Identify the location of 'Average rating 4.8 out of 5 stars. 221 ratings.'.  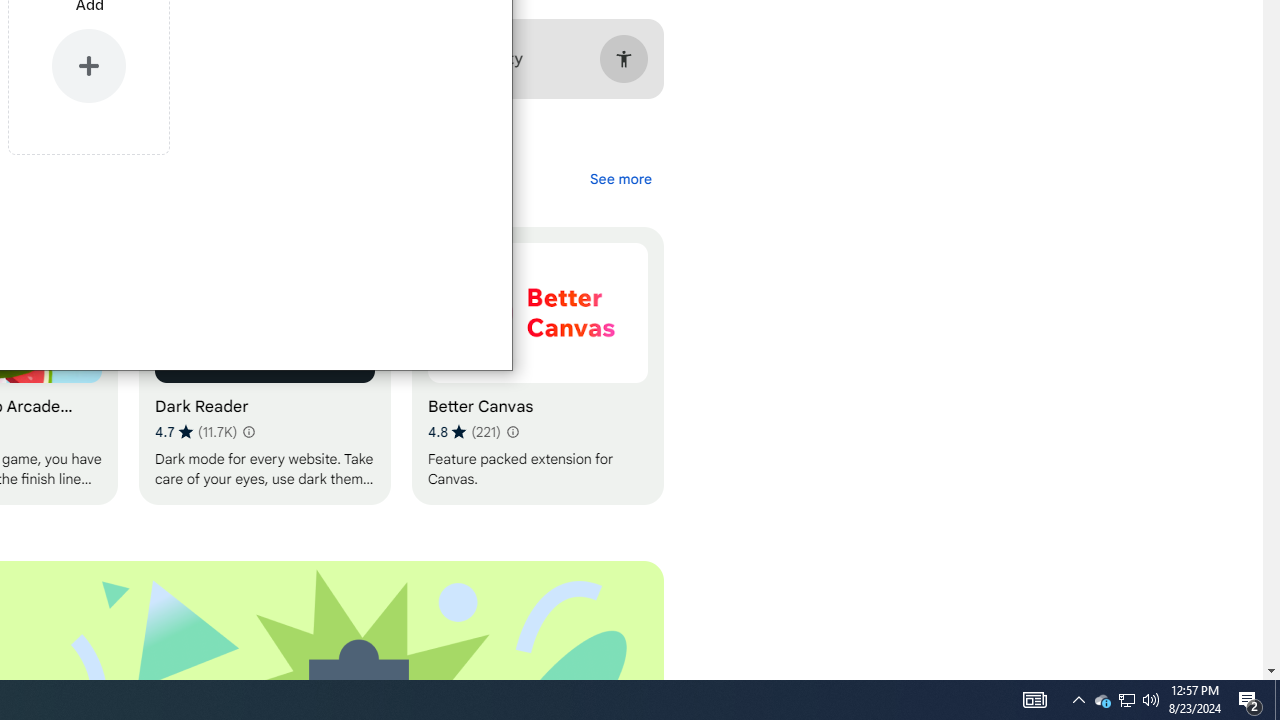
(463, 431).